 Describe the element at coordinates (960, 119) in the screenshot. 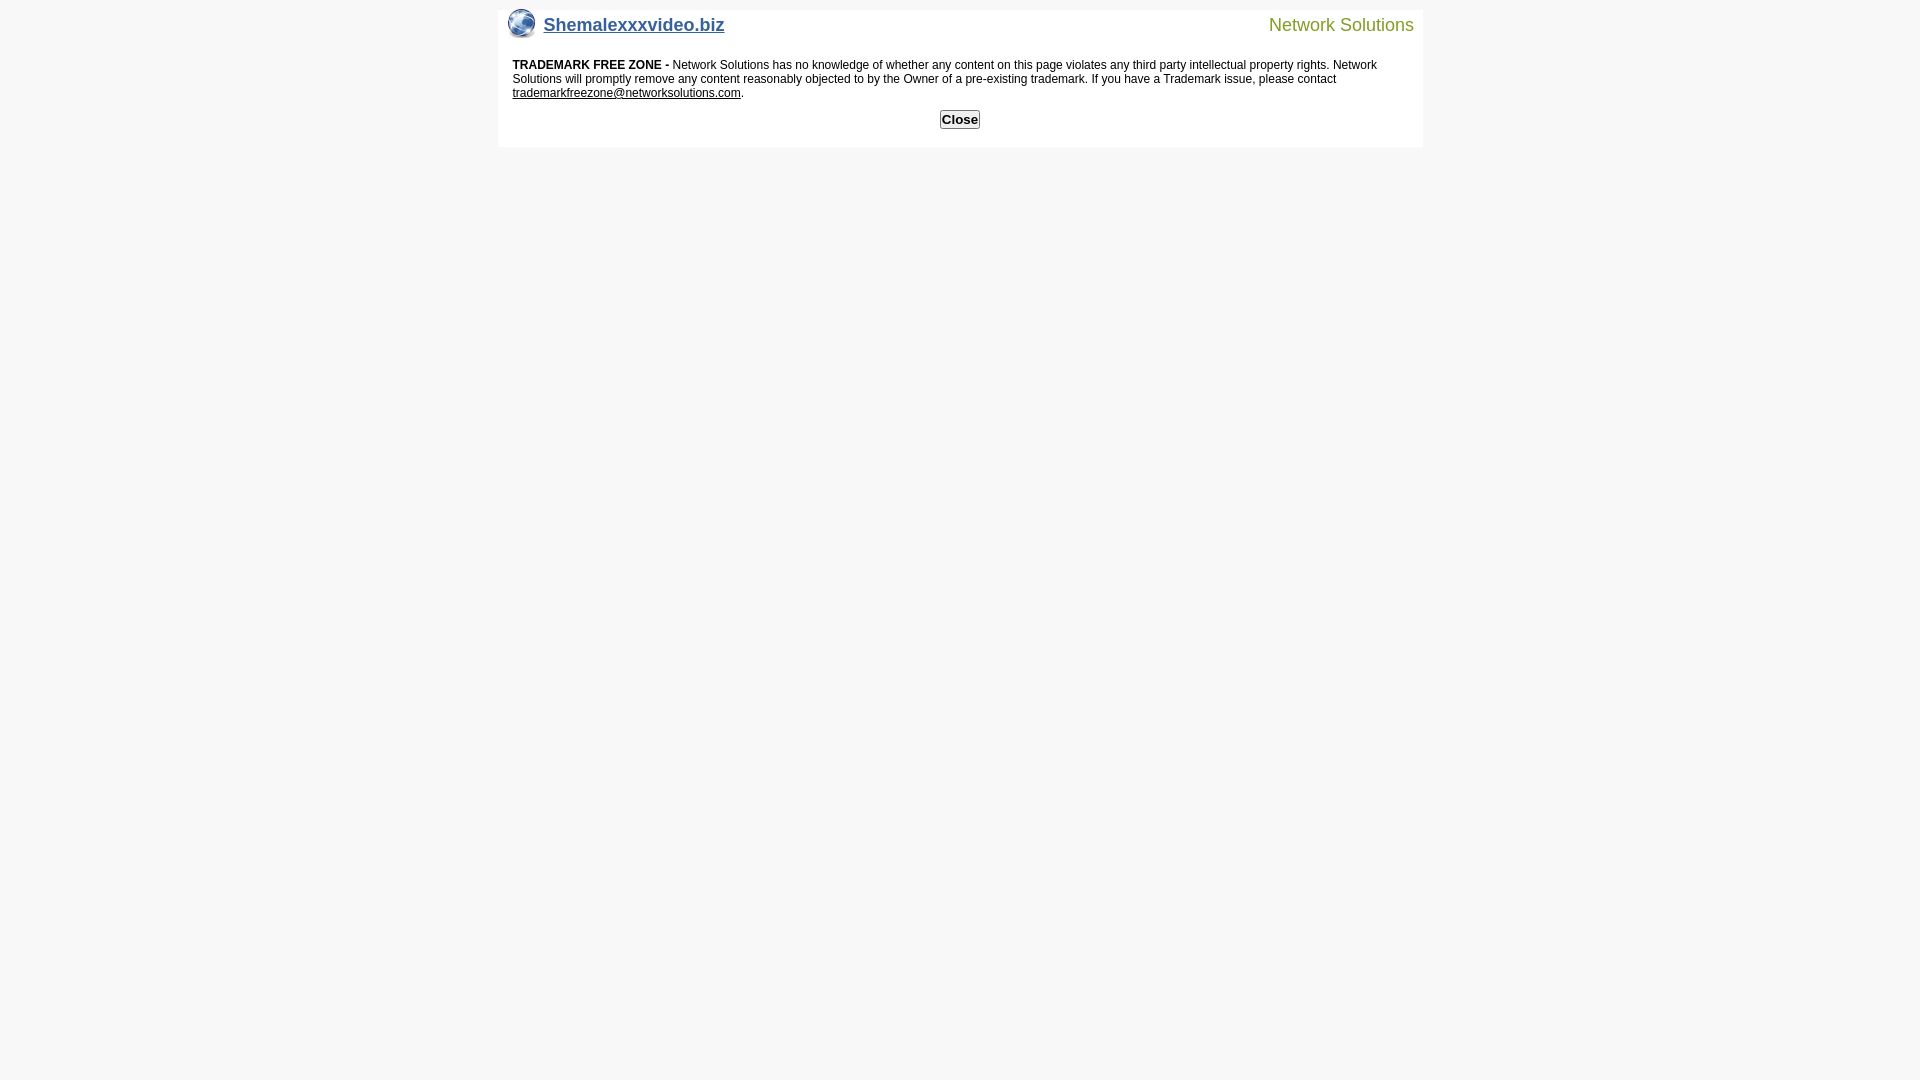

I see `'Close'` at that location.